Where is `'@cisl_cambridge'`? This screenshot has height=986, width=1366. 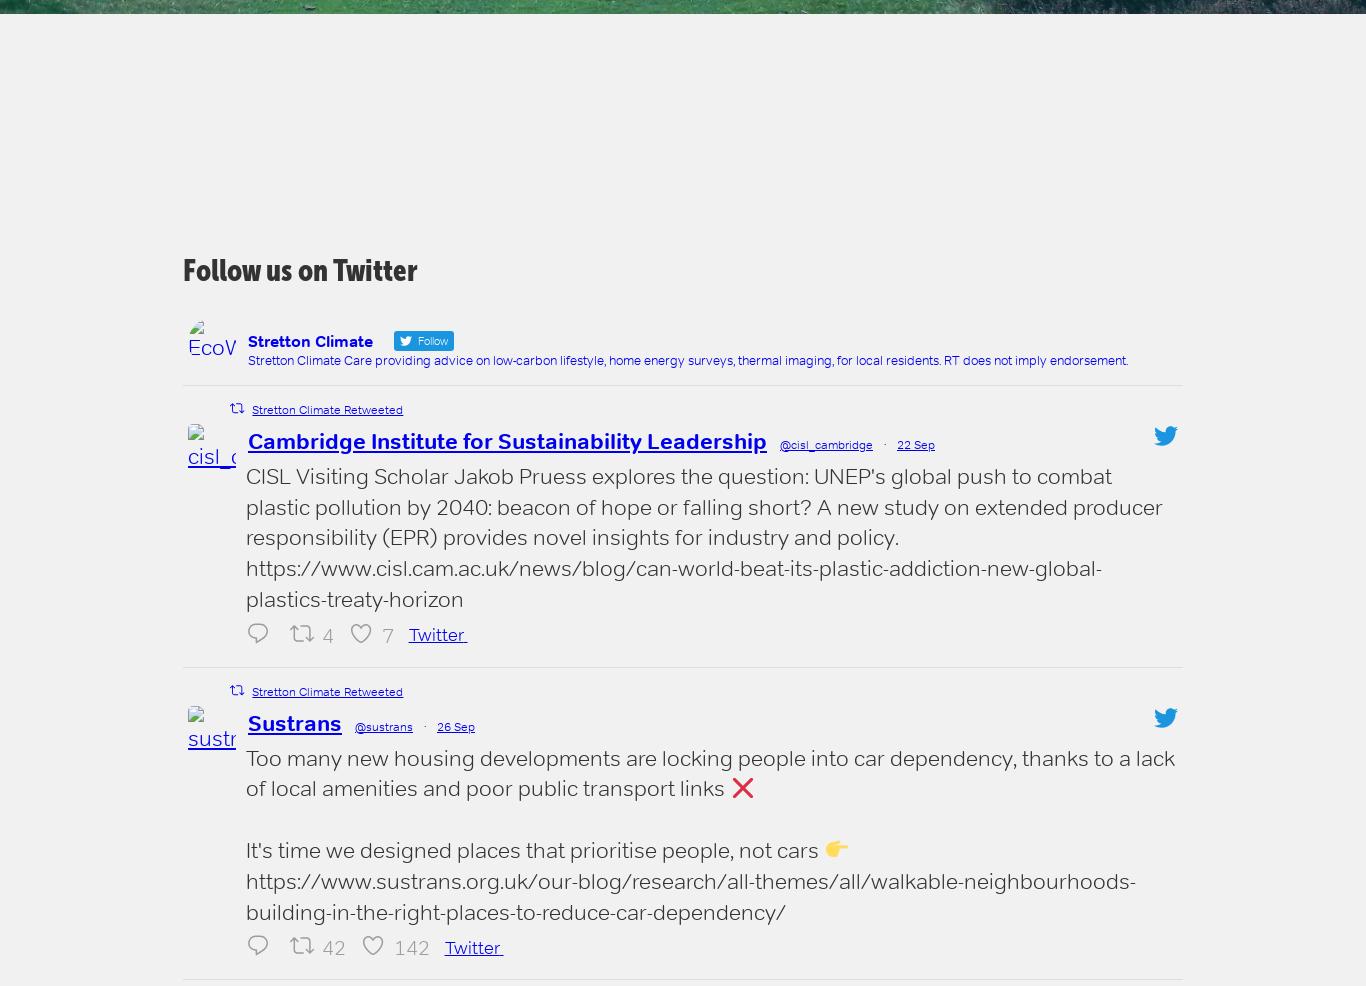 '@cisl_cambridge' is located at coordinates (825, 443).